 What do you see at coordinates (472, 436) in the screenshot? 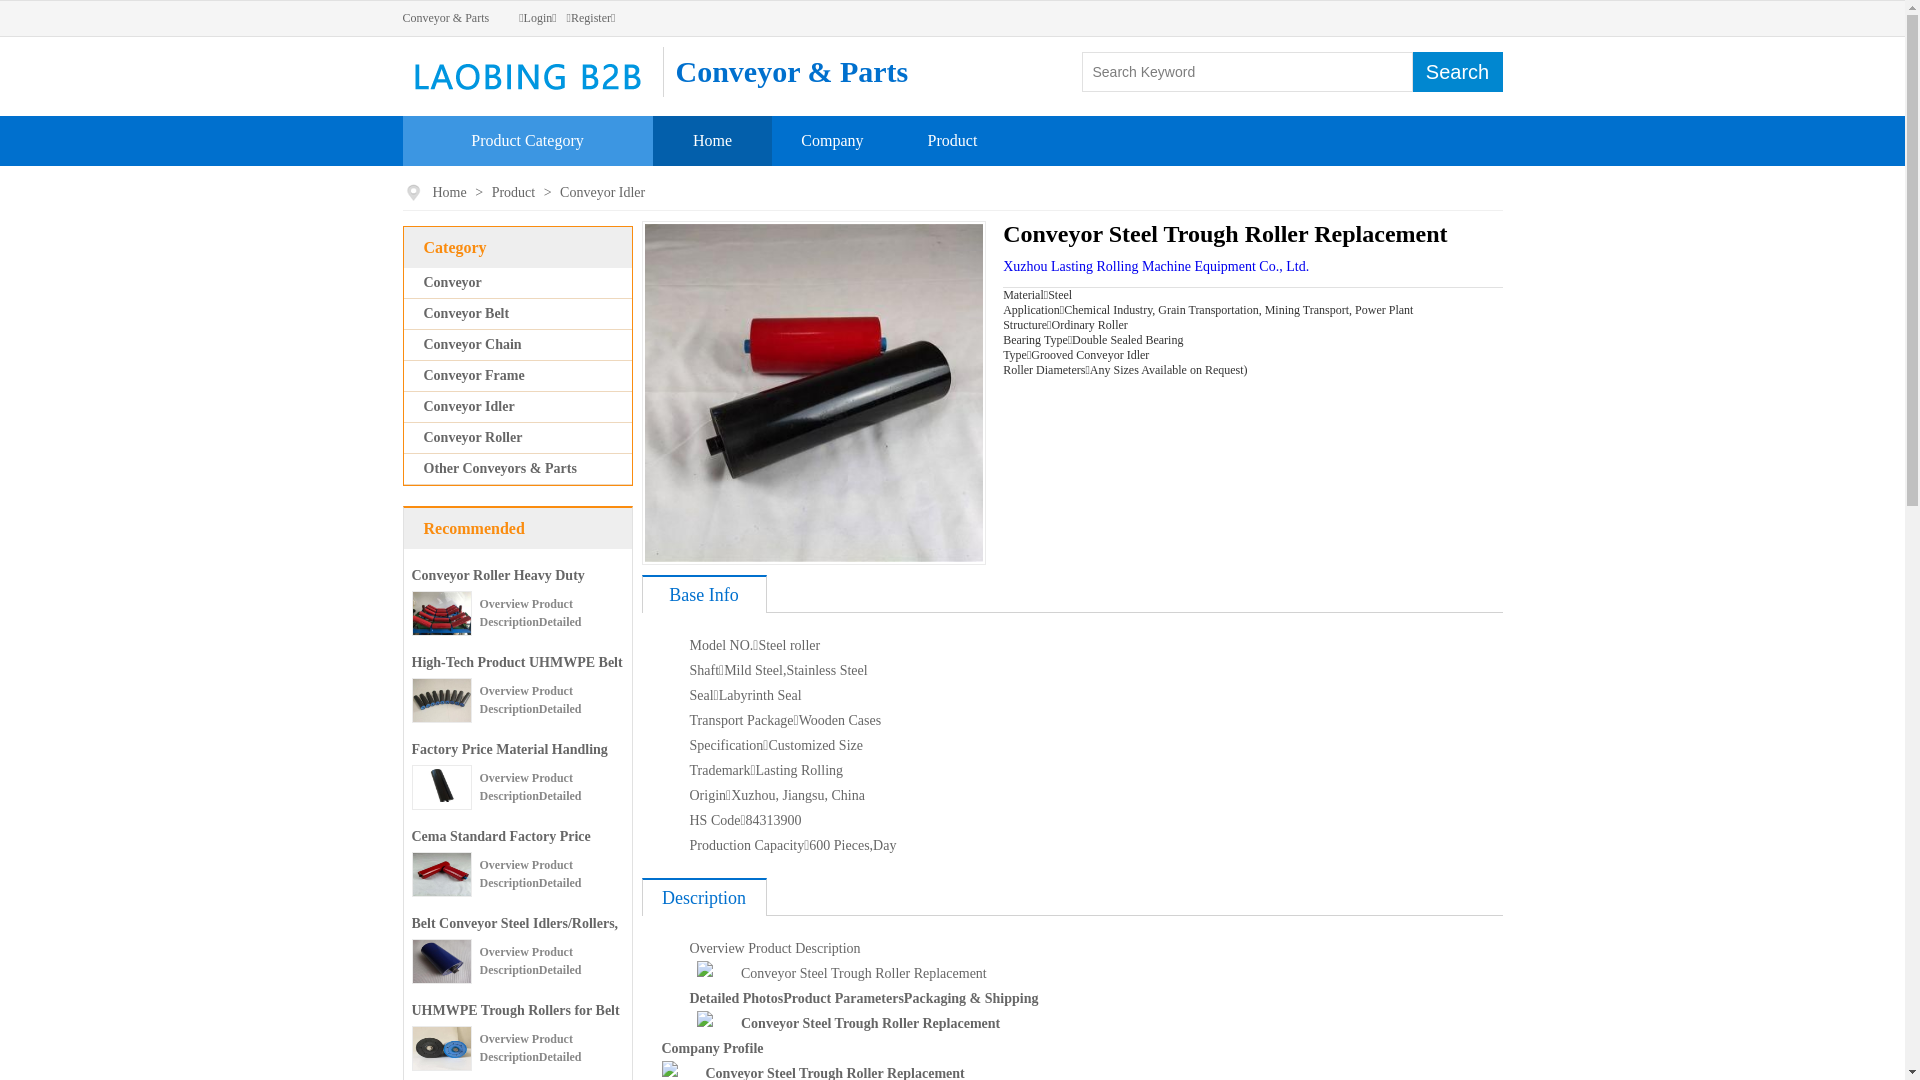
I see `'Conveyor Roller'` at bounding box center [472, 436].